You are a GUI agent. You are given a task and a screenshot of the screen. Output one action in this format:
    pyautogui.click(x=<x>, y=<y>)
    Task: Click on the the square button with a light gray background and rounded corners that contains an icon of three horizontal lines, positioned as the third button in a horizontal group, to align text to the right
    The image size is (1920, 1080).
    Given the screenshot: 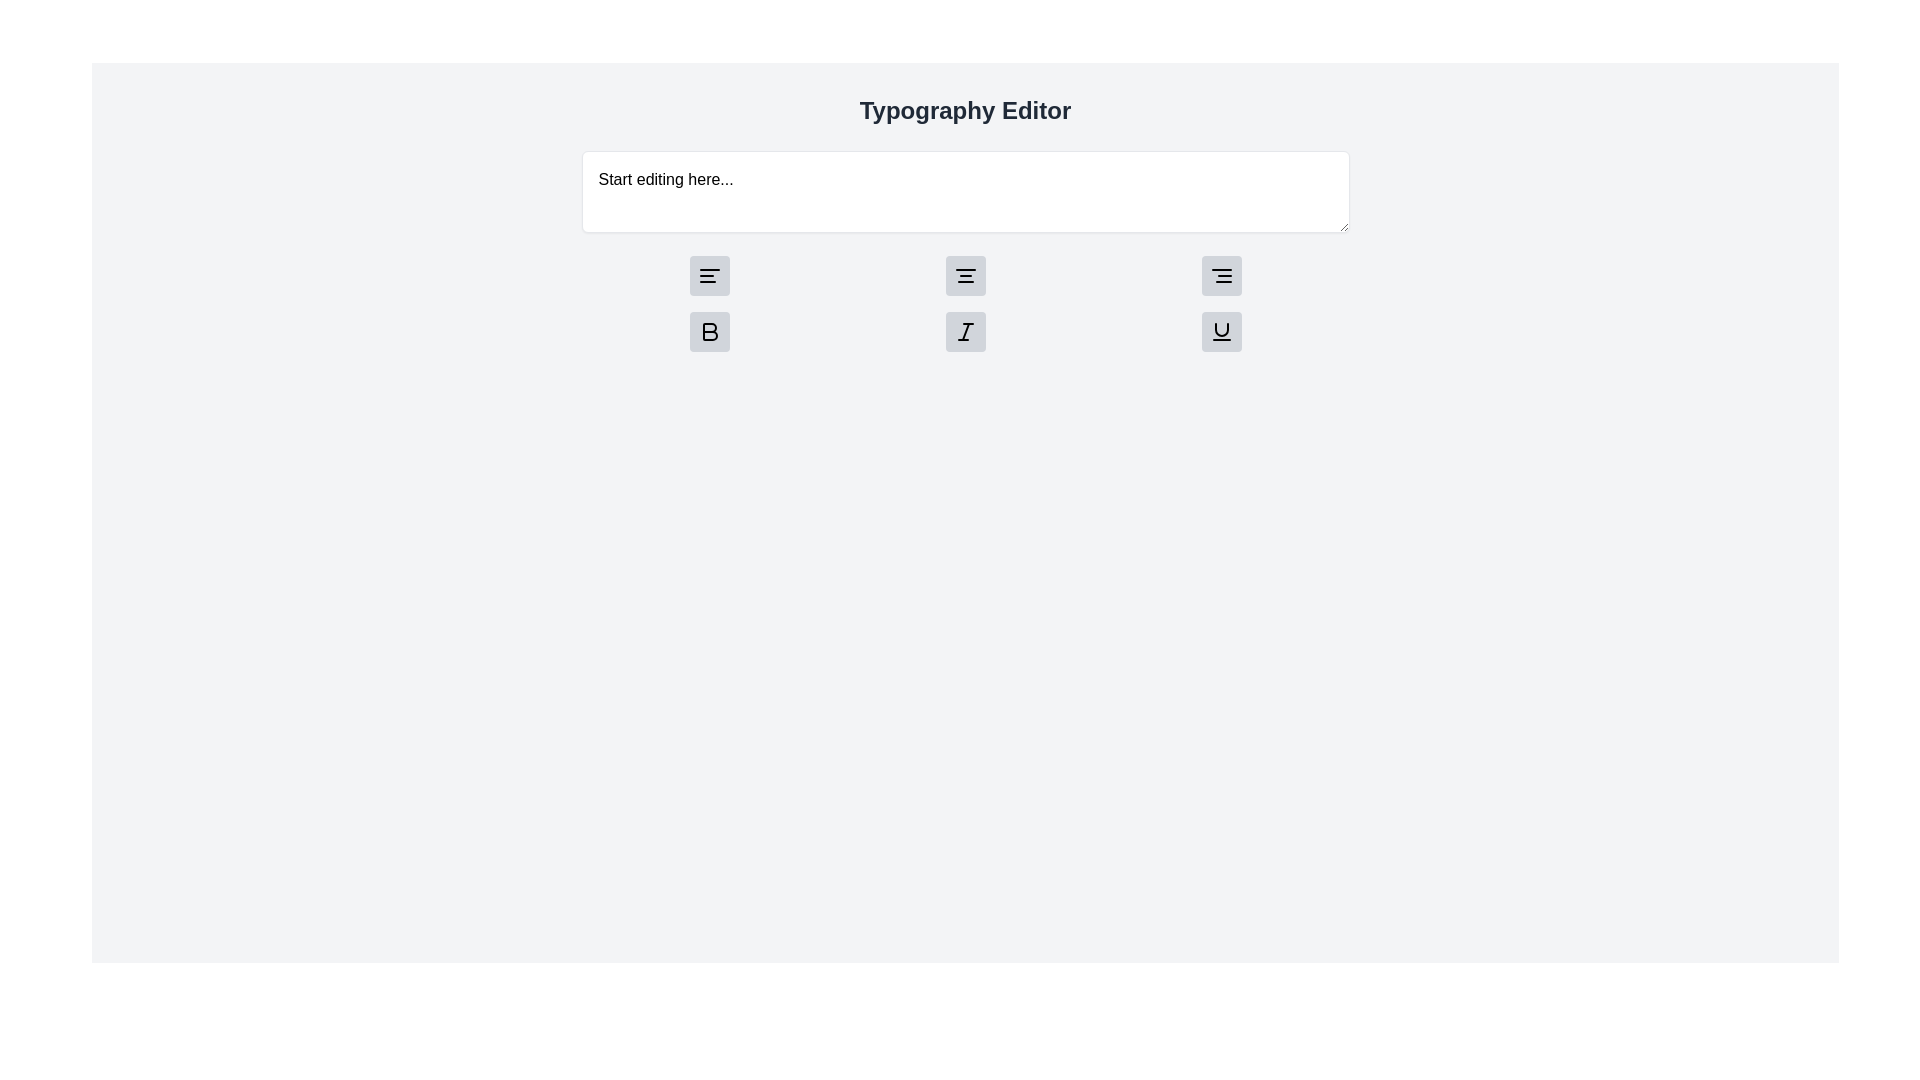 What is the action you would take?
    pyautogui.click(x=1220, y=276)
    